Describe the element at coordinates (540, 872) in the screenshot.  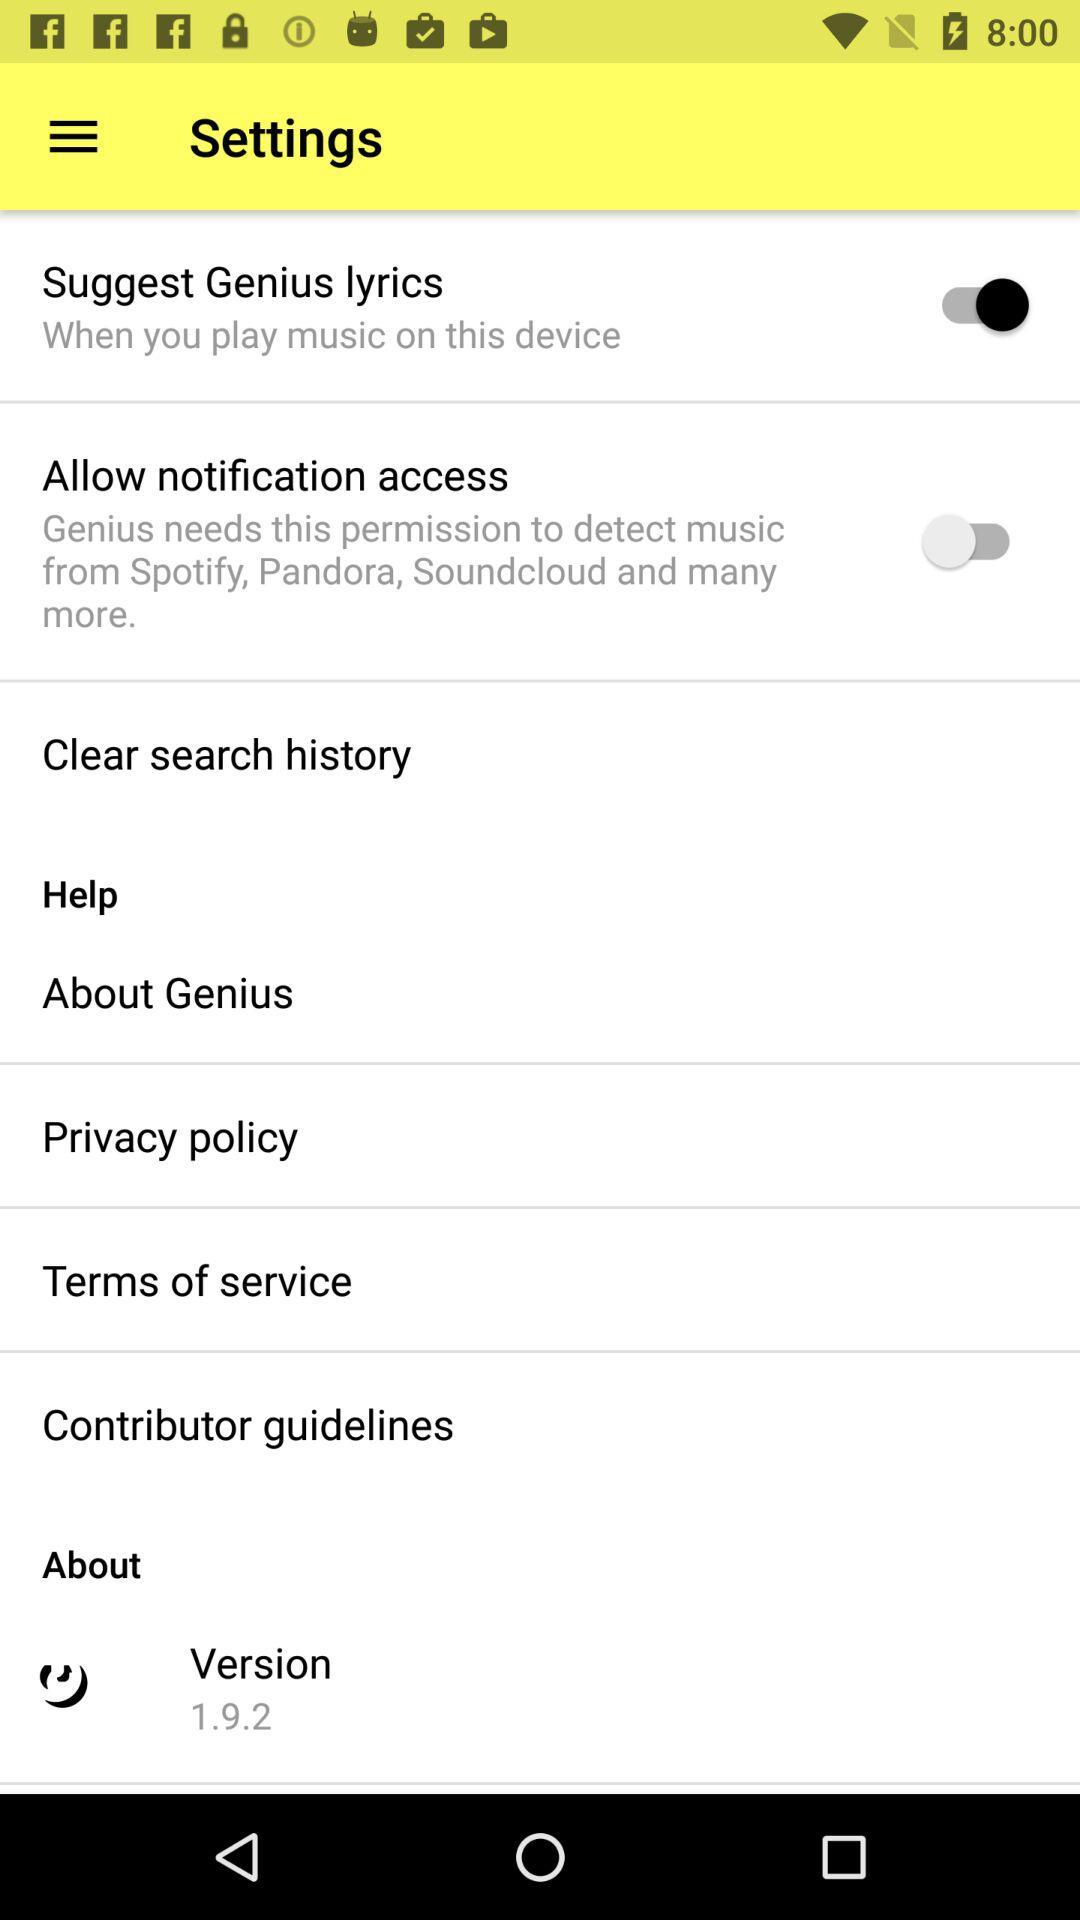
I see `help` at that location.